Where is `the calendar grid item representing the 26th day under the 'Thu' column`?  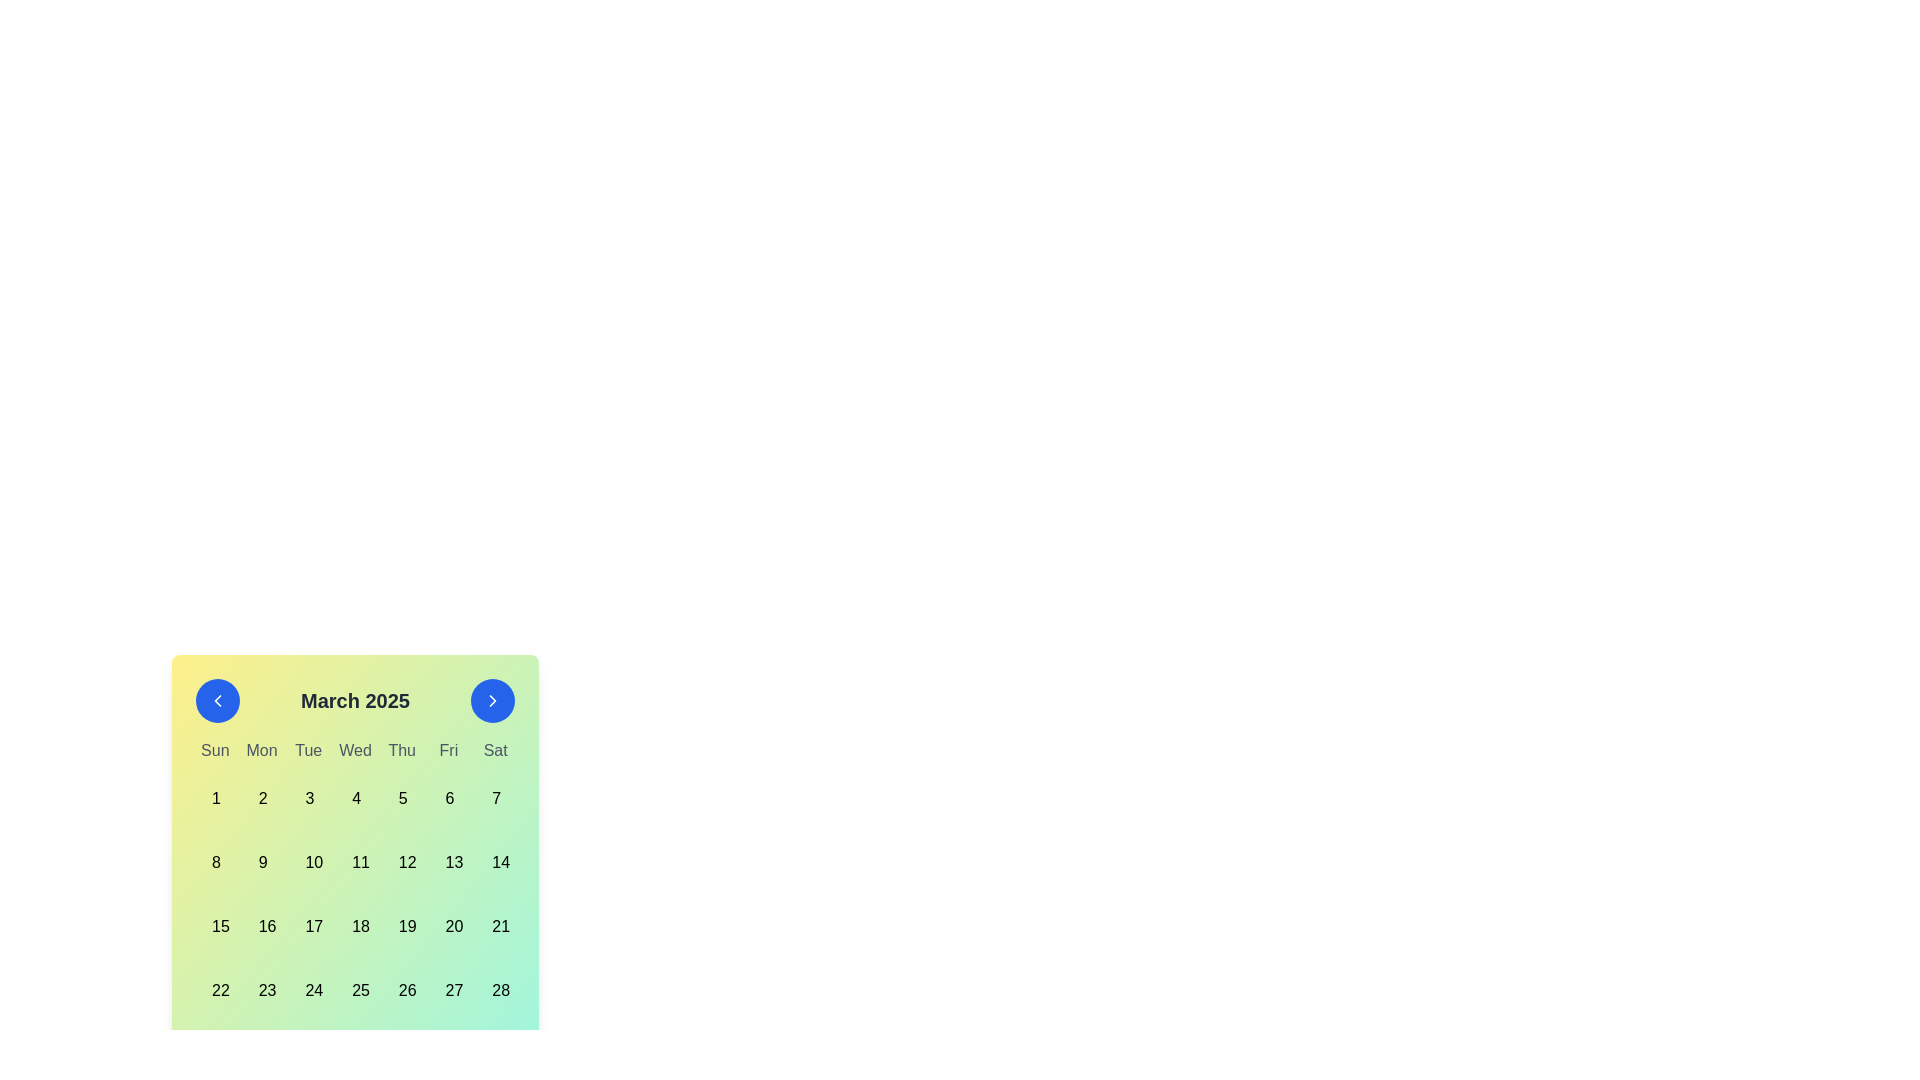
the calendar grid item representing the 26th day under the 'Thu' column is located at coordinates (401, 991).